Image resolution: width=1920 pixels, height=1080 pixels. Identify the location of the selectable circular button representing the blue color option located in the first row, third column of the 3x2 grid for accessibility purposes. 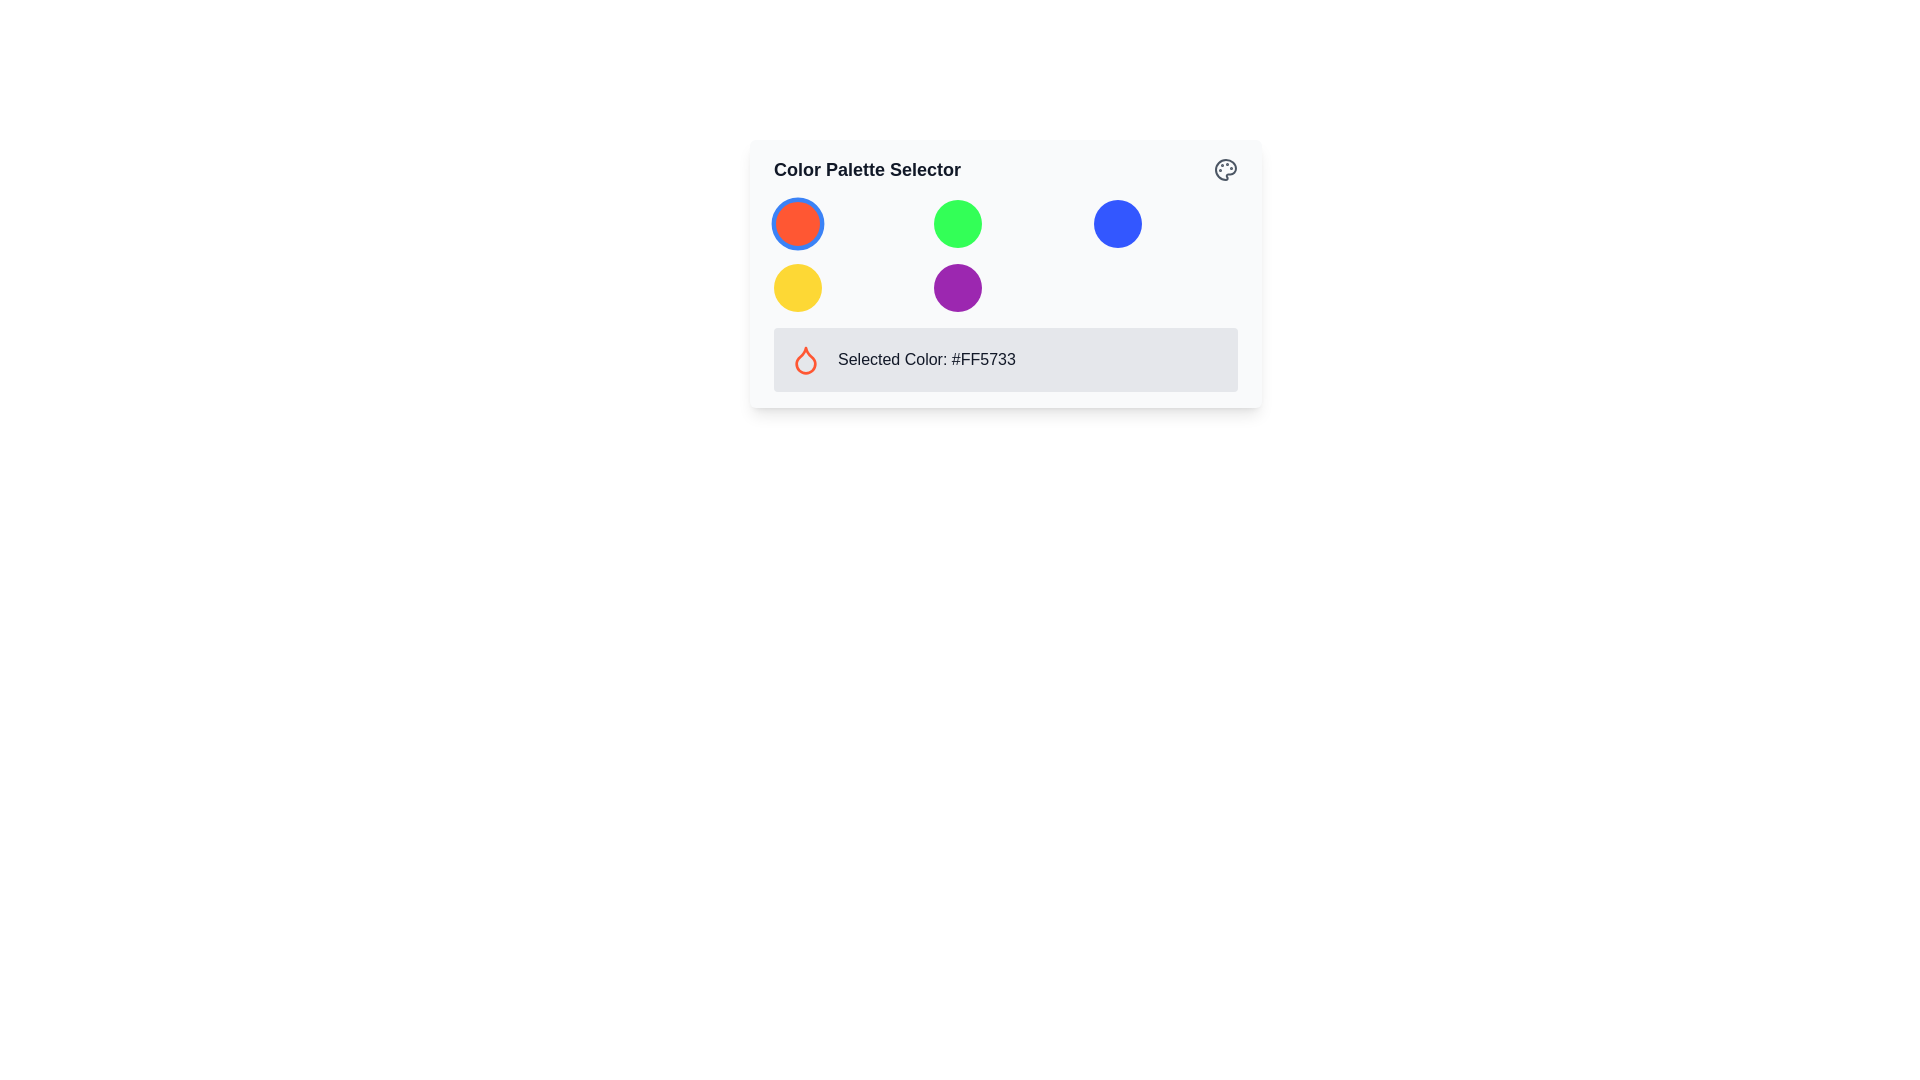
(1117, 223).